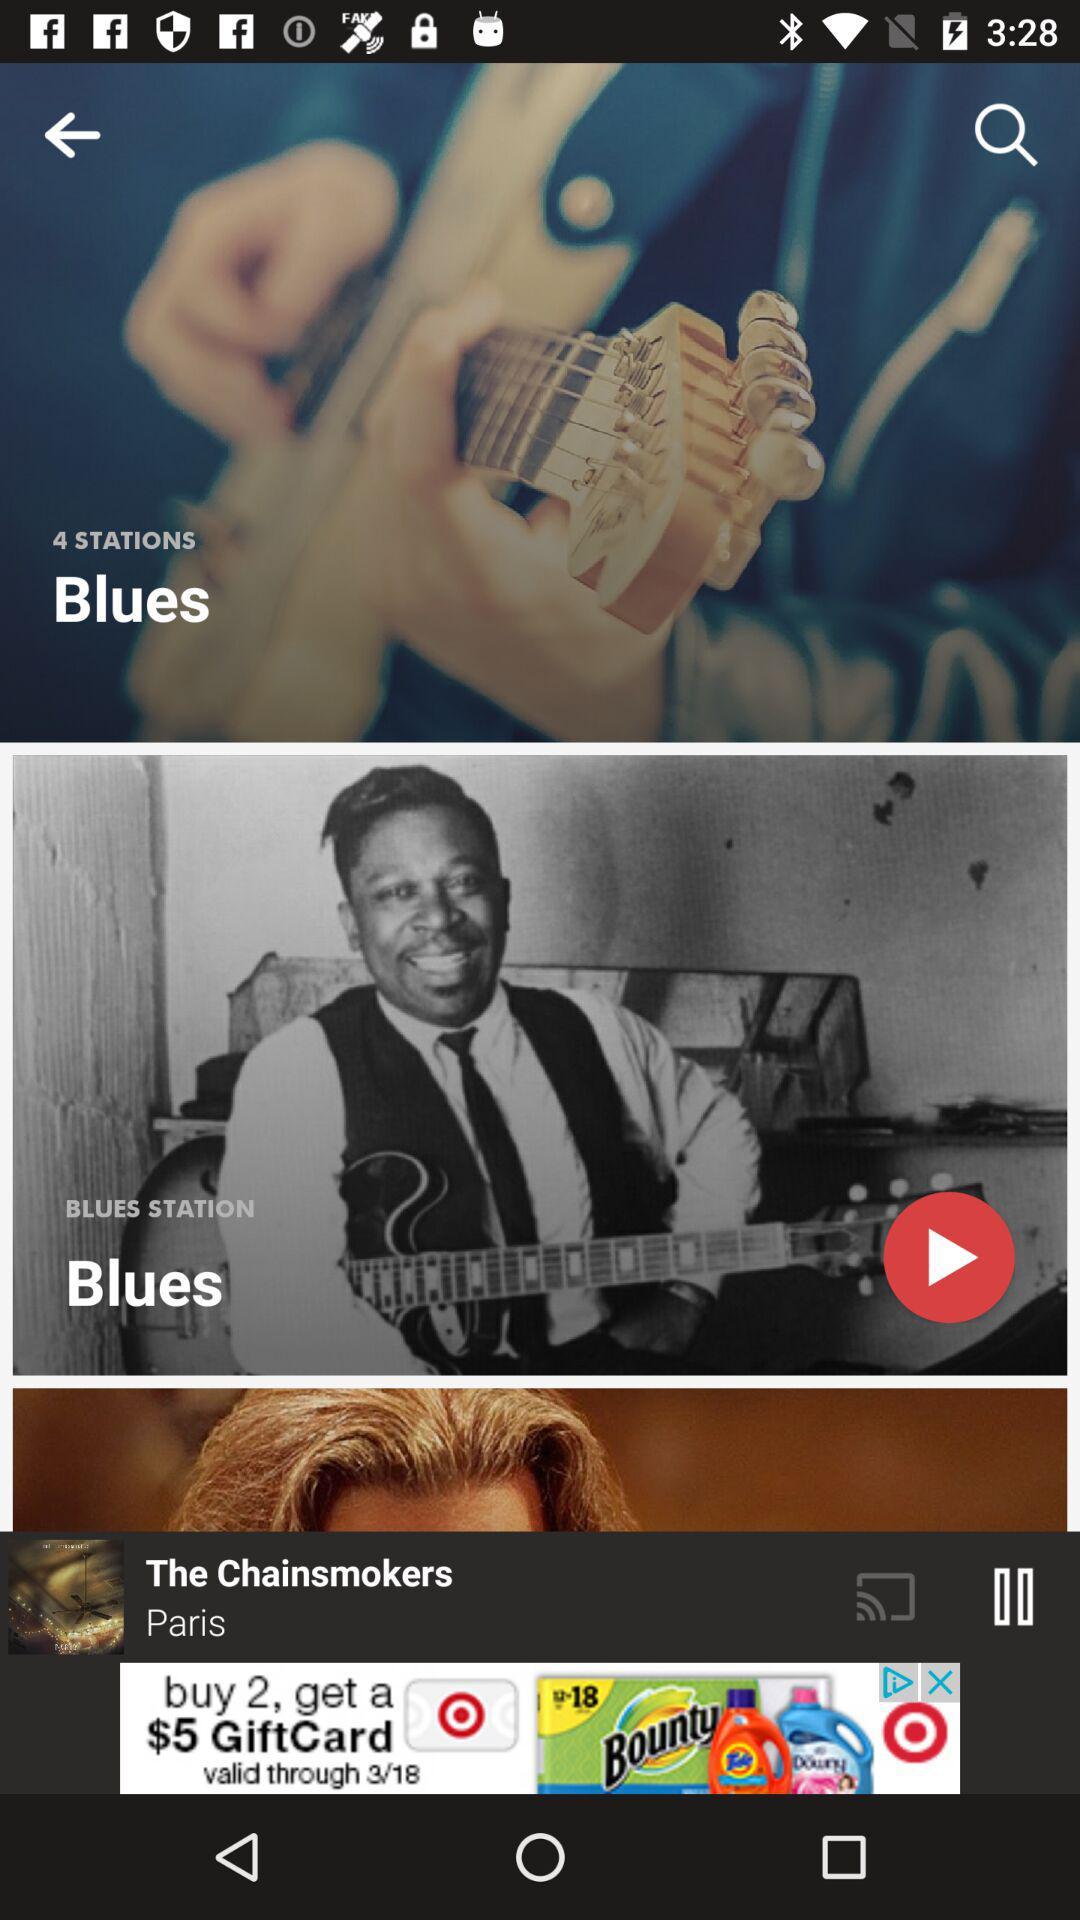  I want to click on the pause icon, so click(1014, 1596).